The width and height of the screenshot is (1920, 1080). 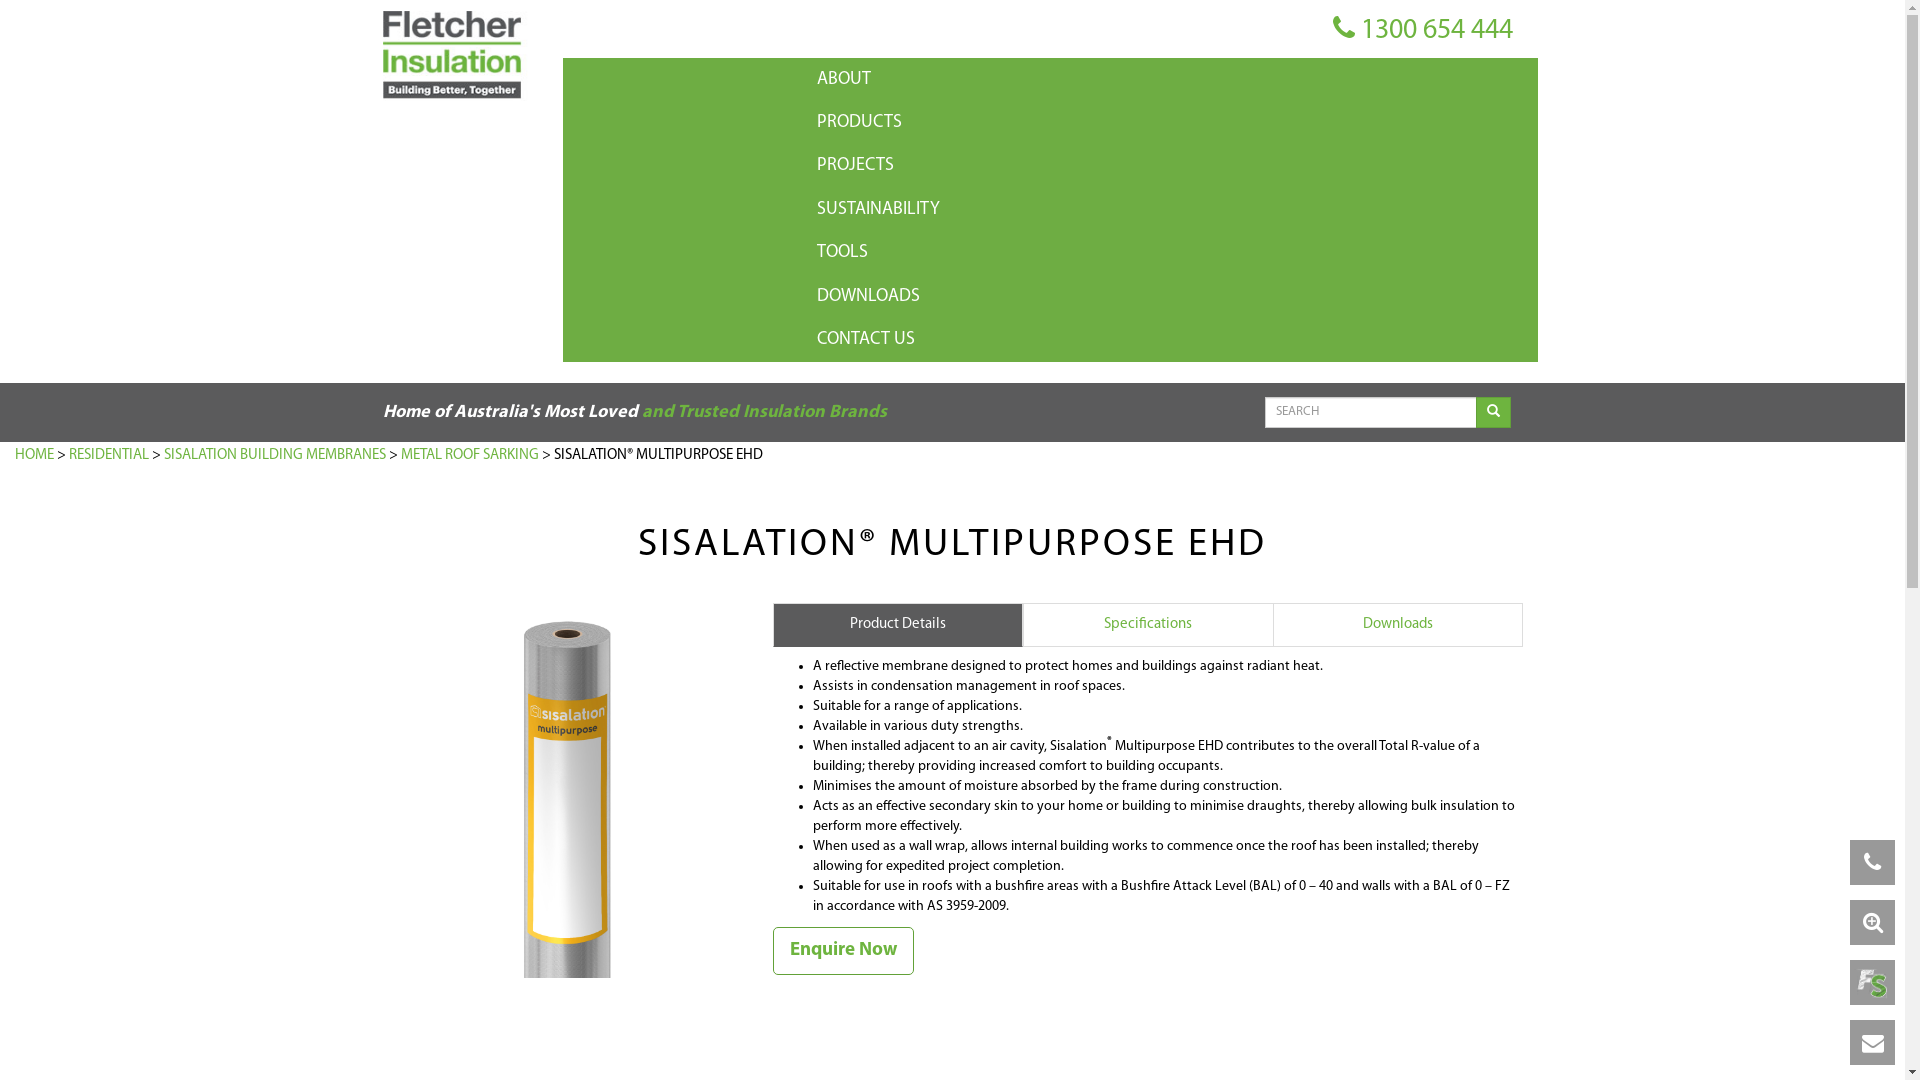 I want to click on 'search', so click(x=1493, y=411).